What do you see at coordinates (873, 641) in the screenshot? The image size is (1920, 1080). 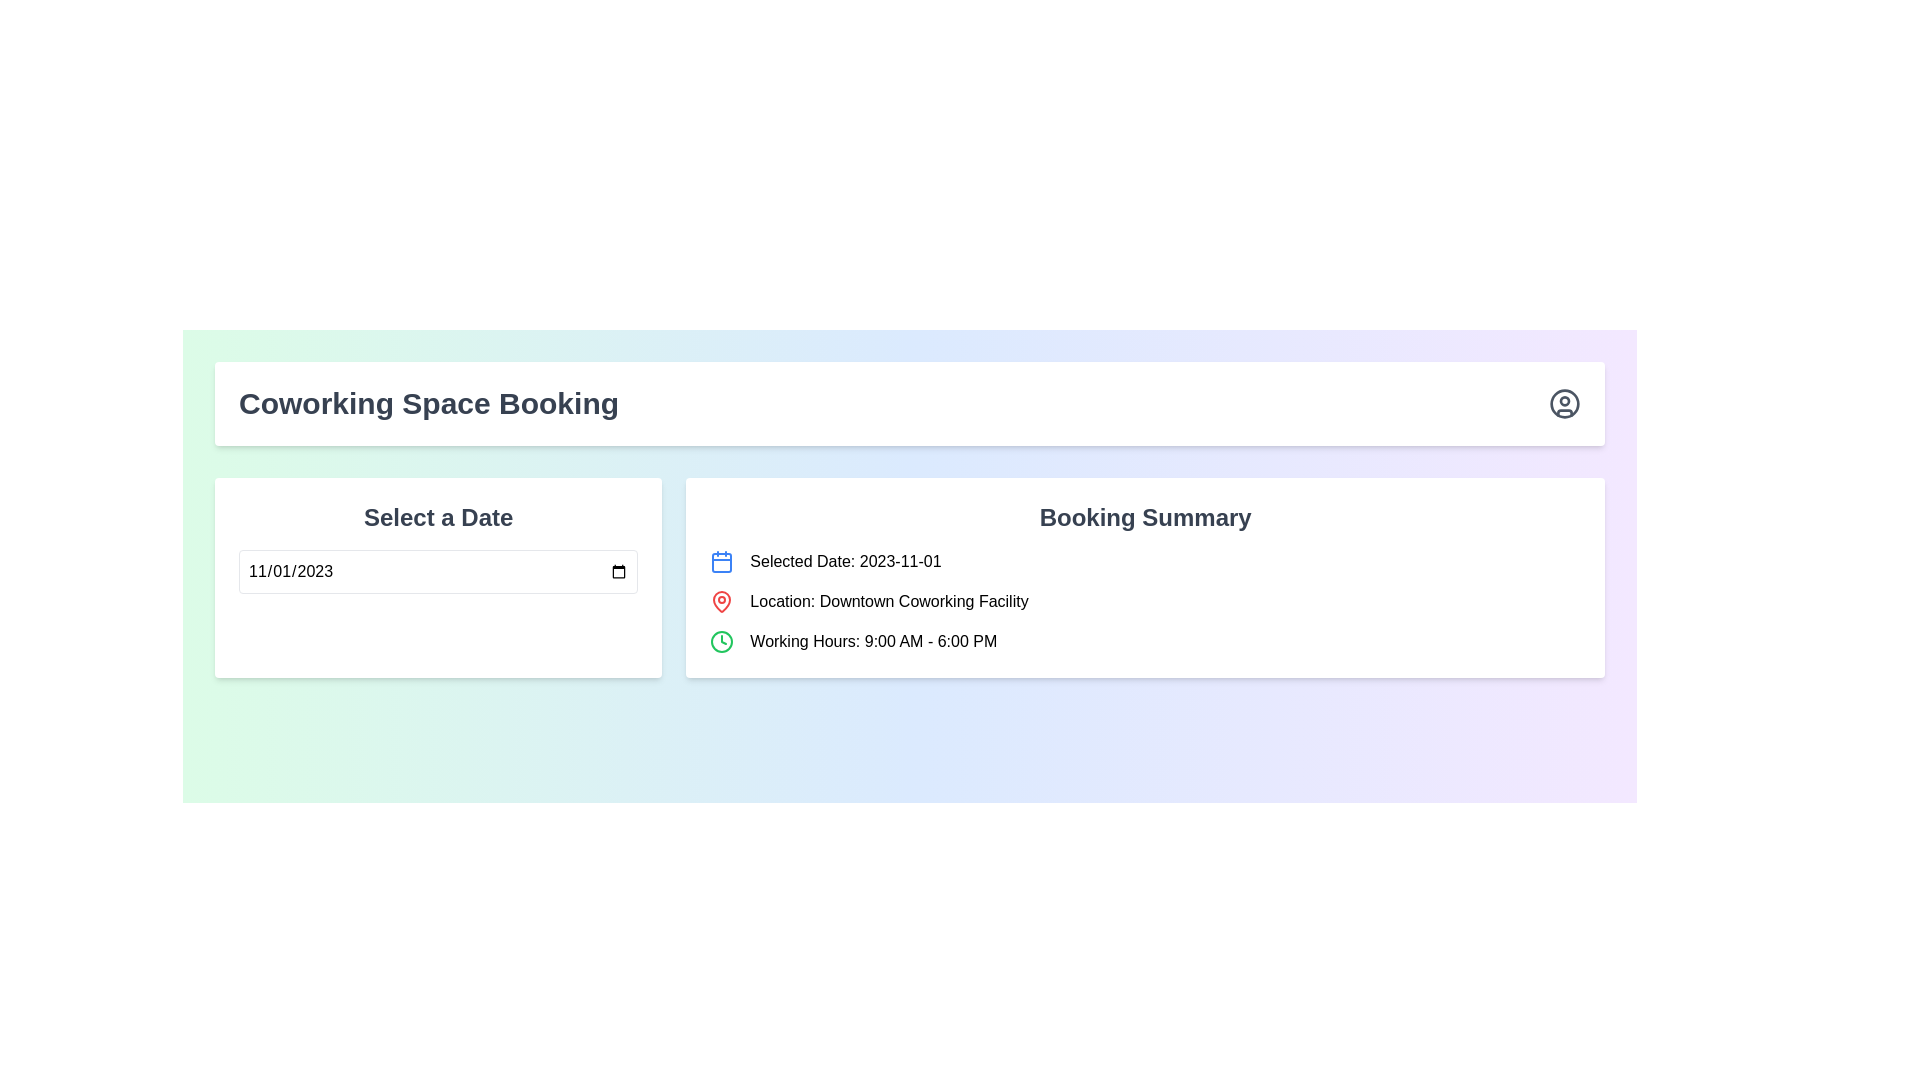 I see `working hours information displayed as 'Working Hours: 9:00 AM - 6:00 PM' in the Booking Summary section, located below the location indication and above no other components` at bounding box center [873, 641].